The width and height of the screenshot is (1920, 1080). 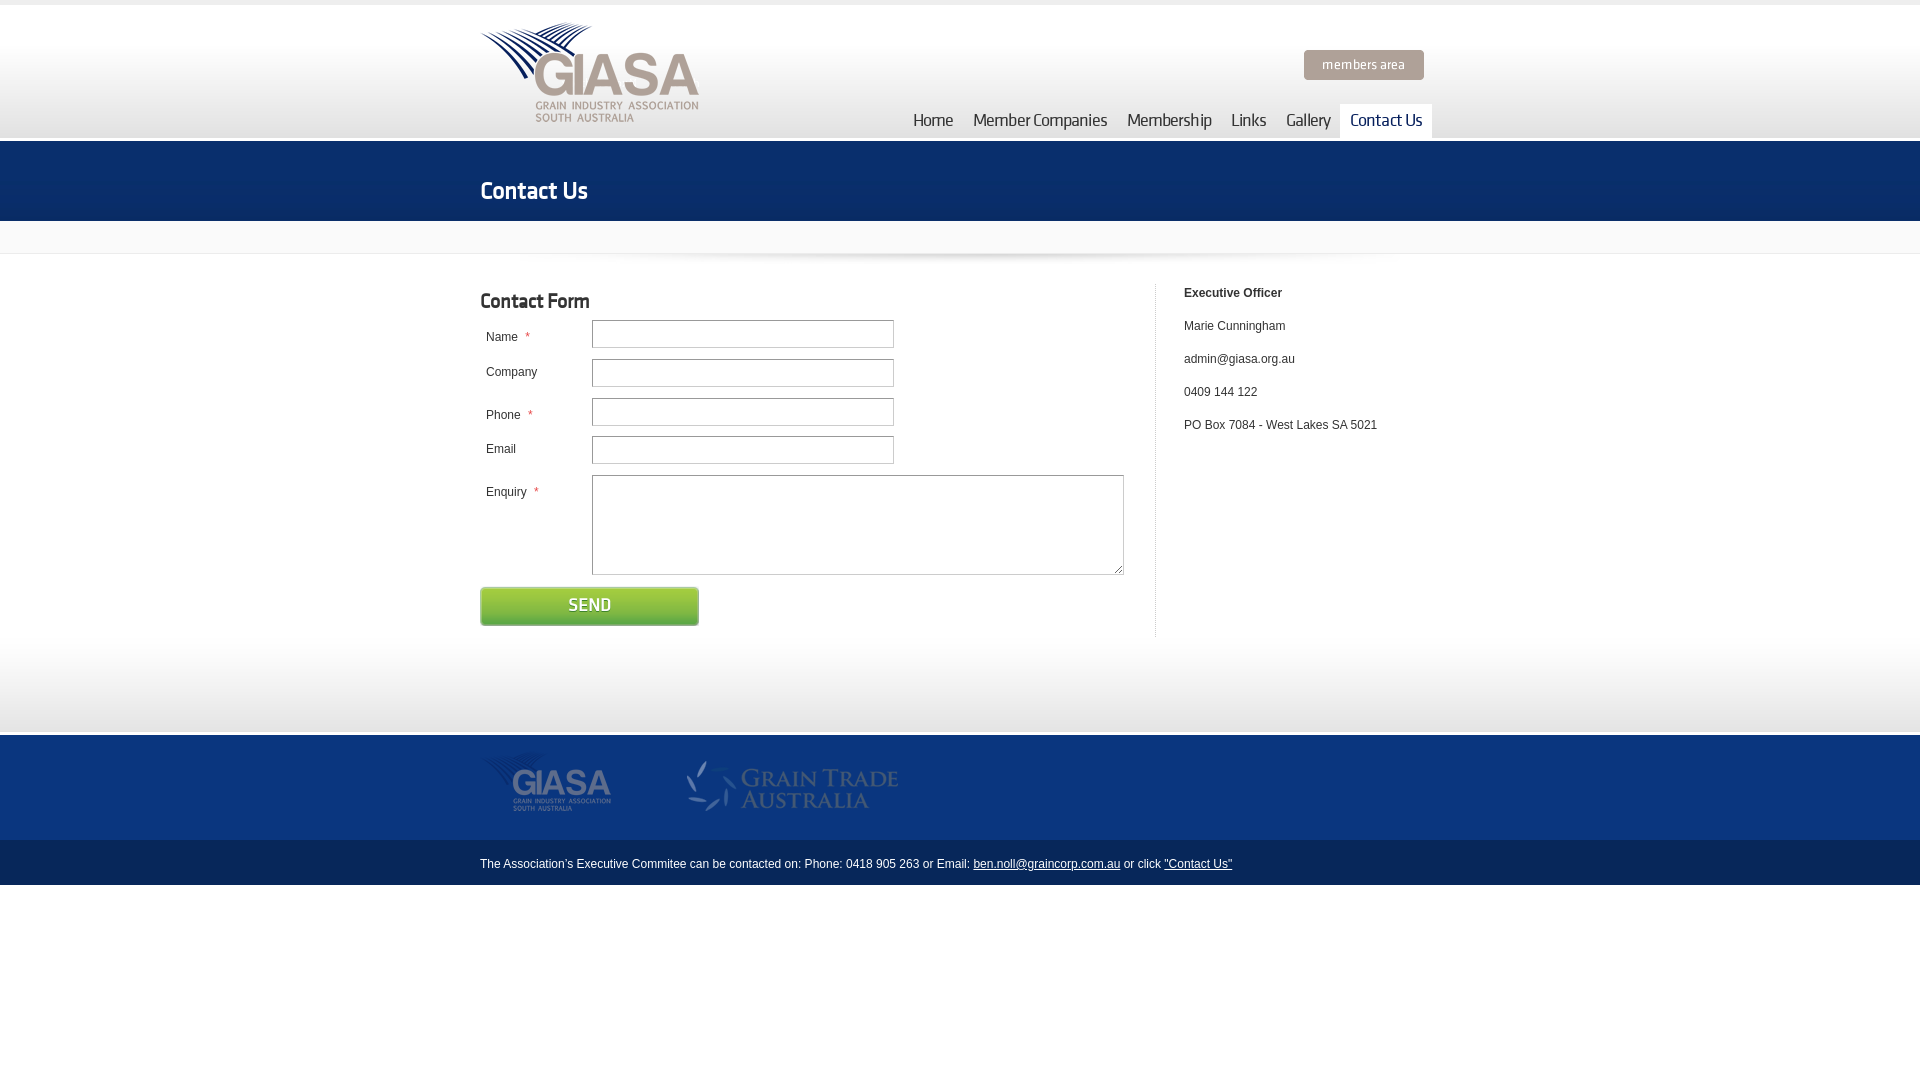 I want to click on 'Home', so click(x=931, y=120).